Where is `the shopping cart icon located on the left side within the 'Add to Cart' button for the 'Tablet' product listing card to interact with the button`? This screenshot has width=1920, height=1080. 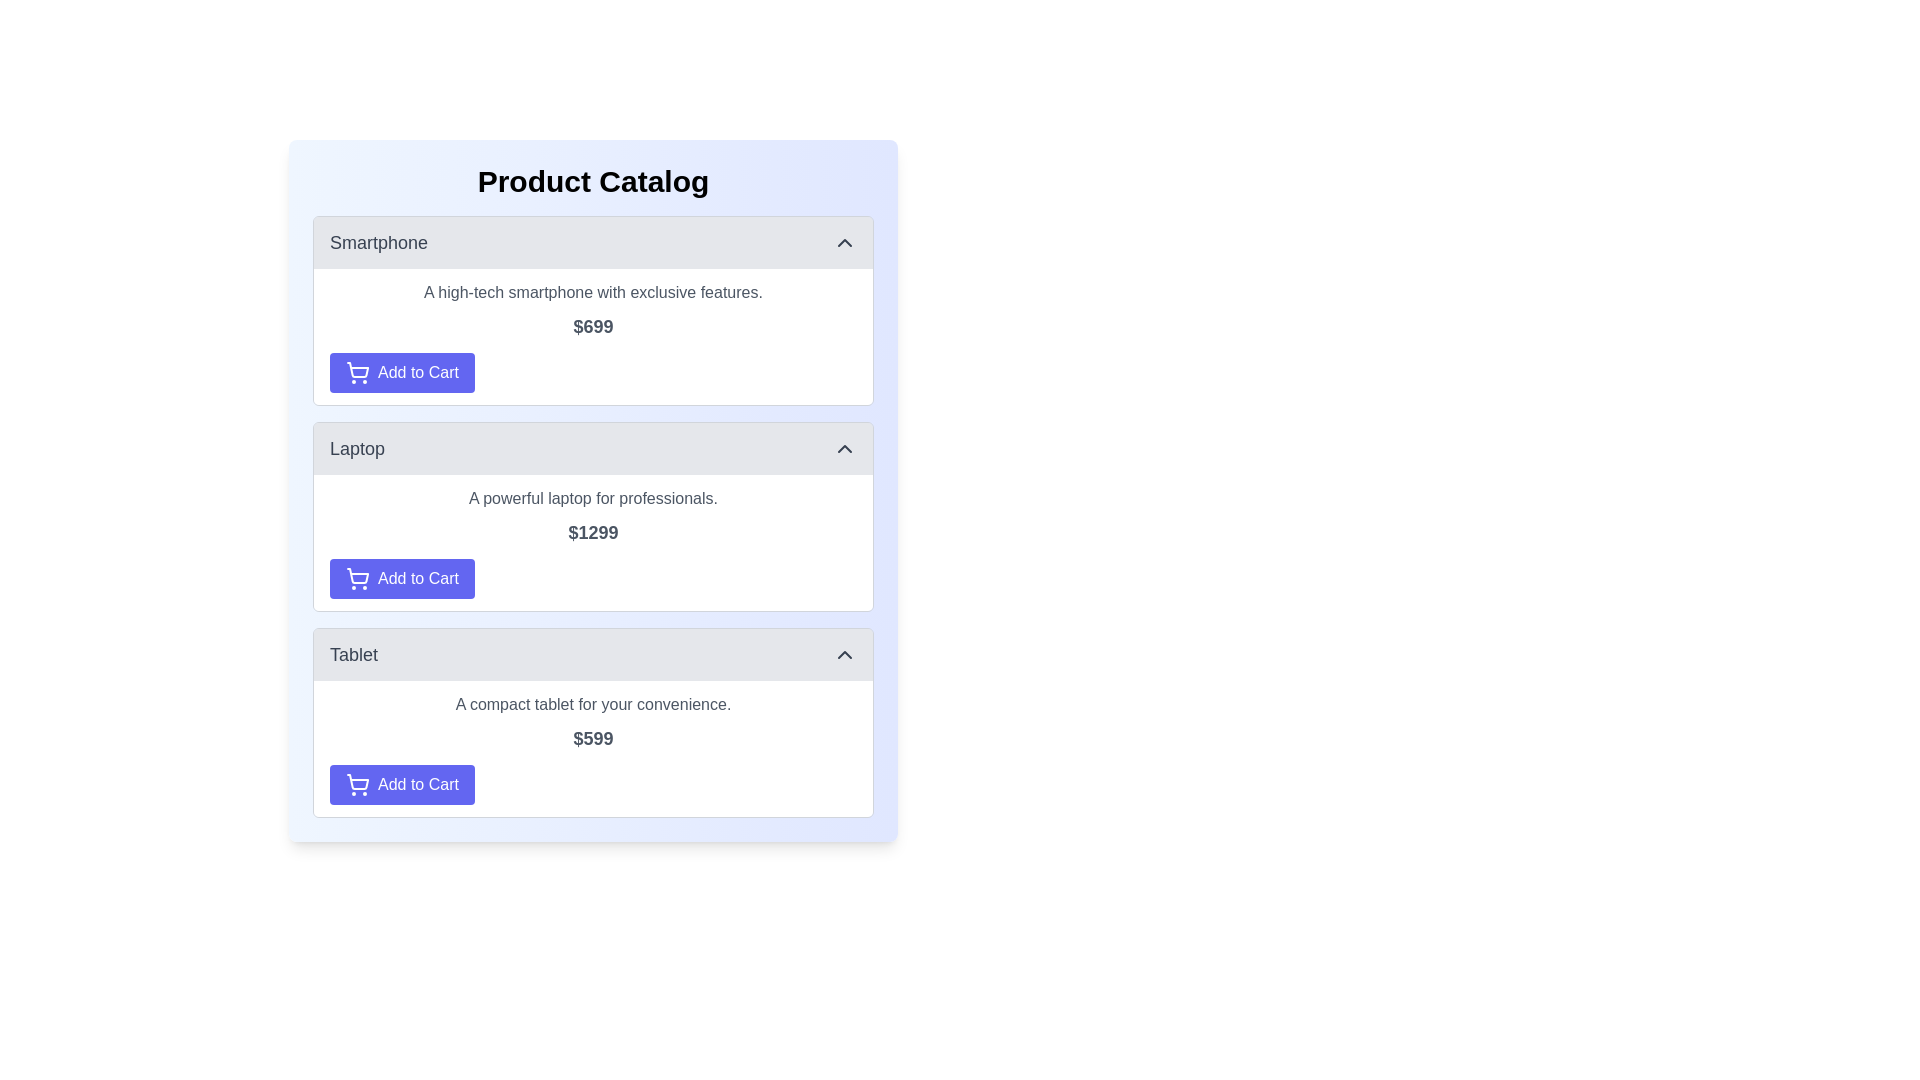
the shopping cart icon located on the left side within the 'Add to Cart' button for the 'Tablet' product listing card to interact with the button is located at coordinates (358, 784).